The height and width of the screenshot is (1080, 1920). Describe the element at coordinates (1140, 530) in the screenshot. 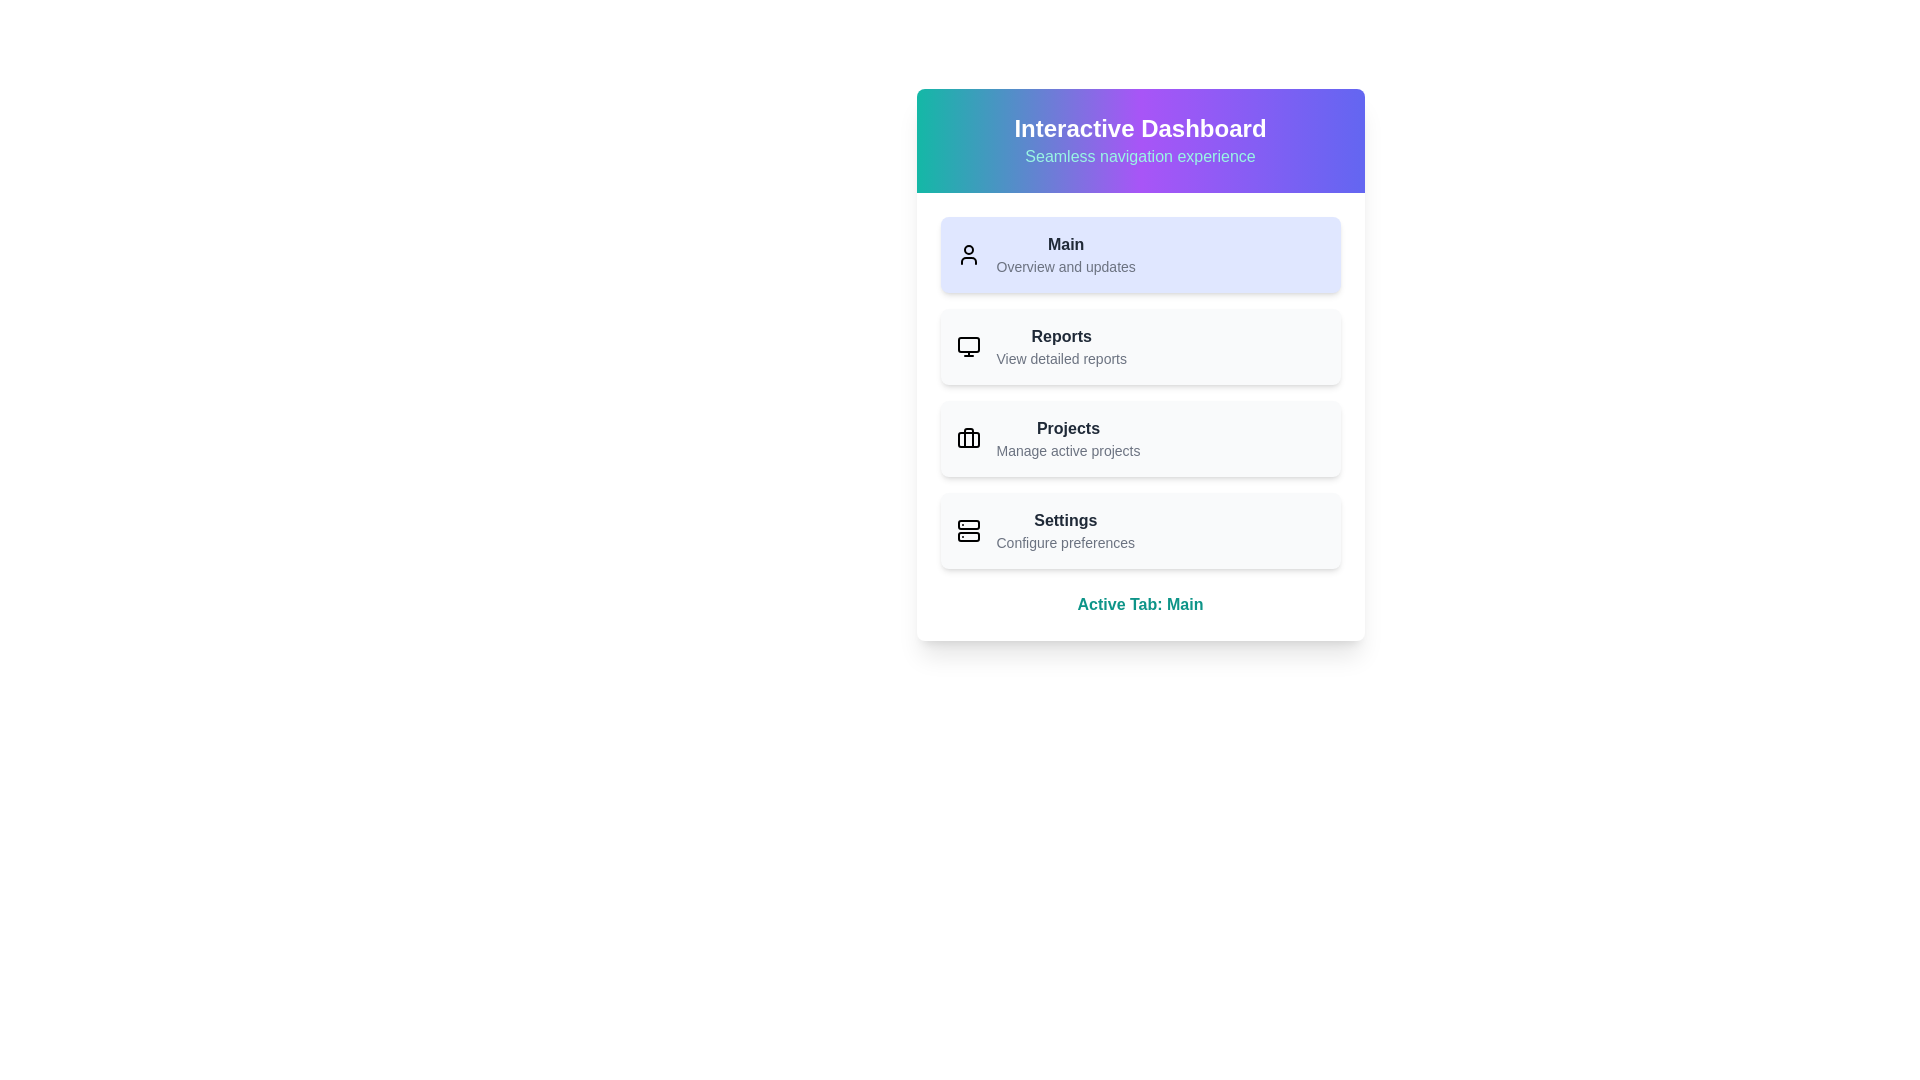

I see `the menu item Settings to view its hover effect` at that location.